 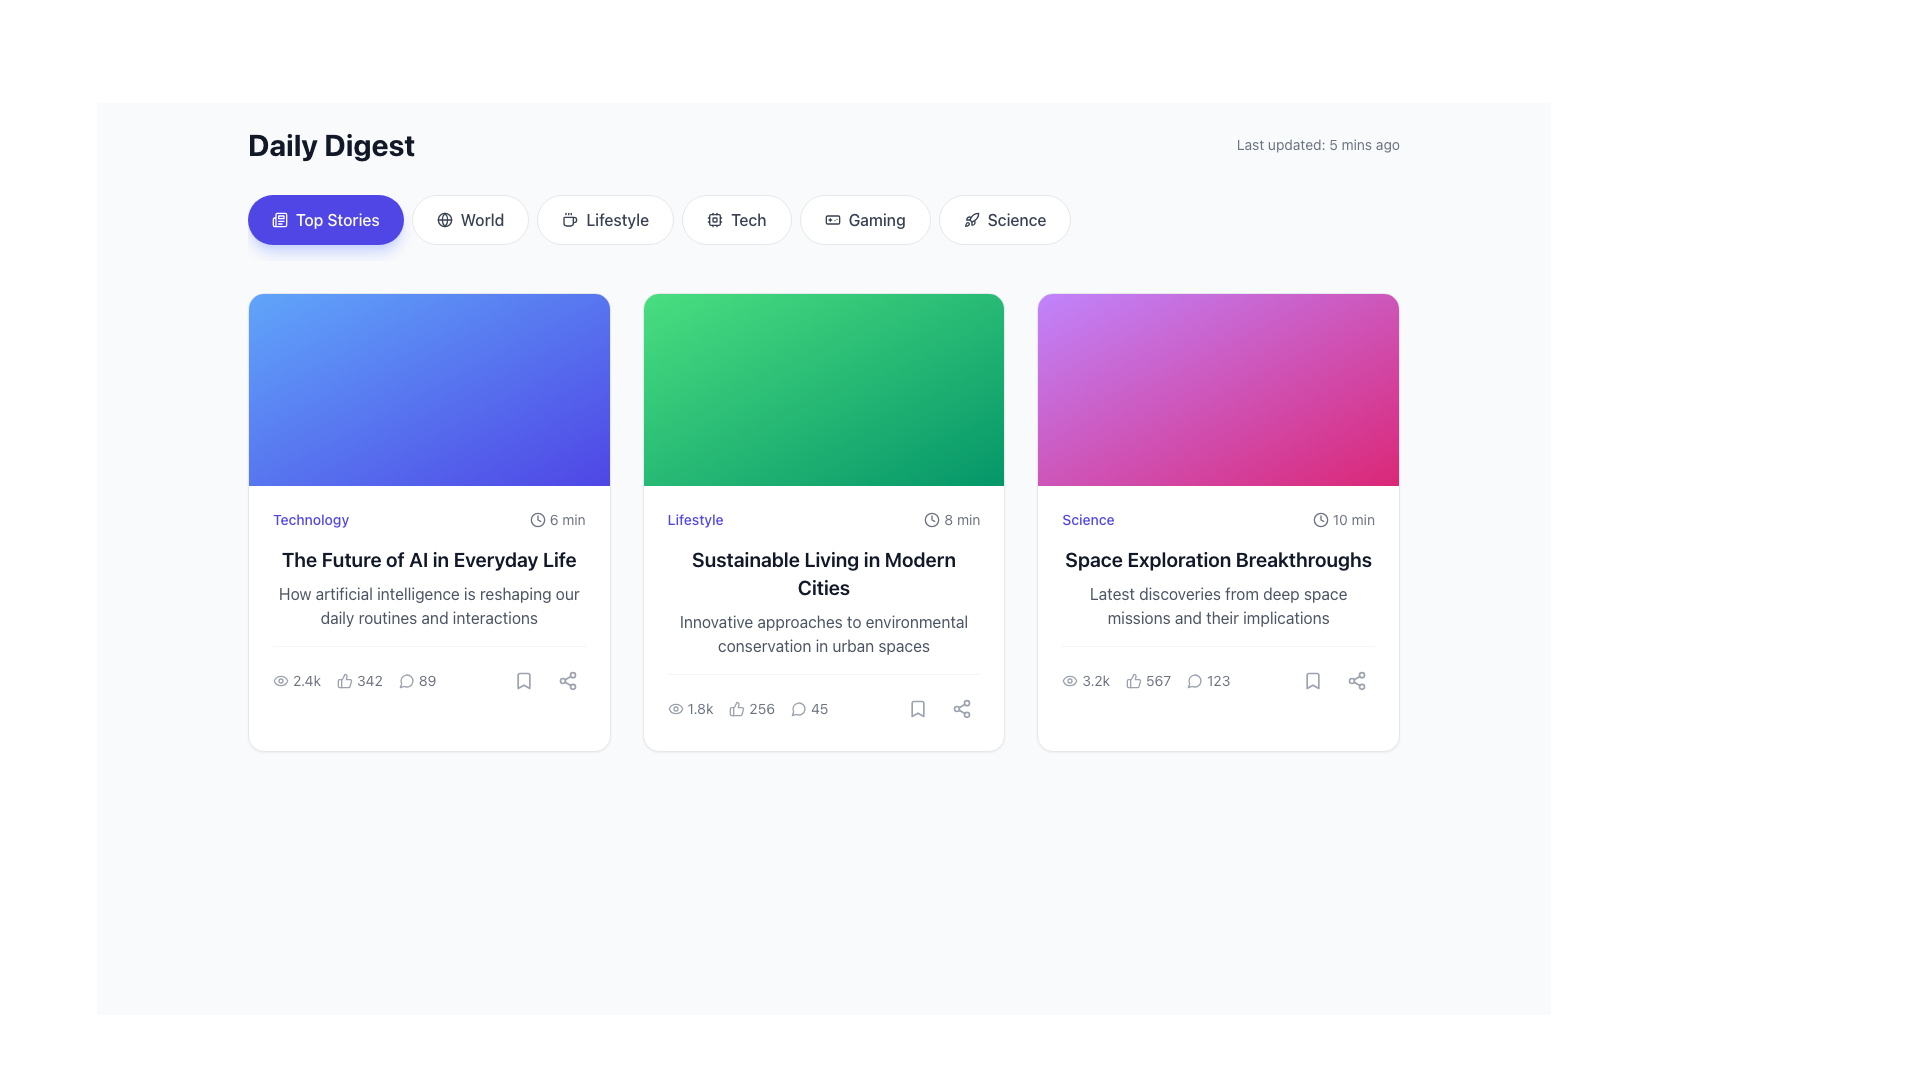 I want to click on the comment icon (SVG) located in the engagement metrics section below the 'Sustainable Living in Modern Cities' card to interact with comments, so click(x=797, y=708).